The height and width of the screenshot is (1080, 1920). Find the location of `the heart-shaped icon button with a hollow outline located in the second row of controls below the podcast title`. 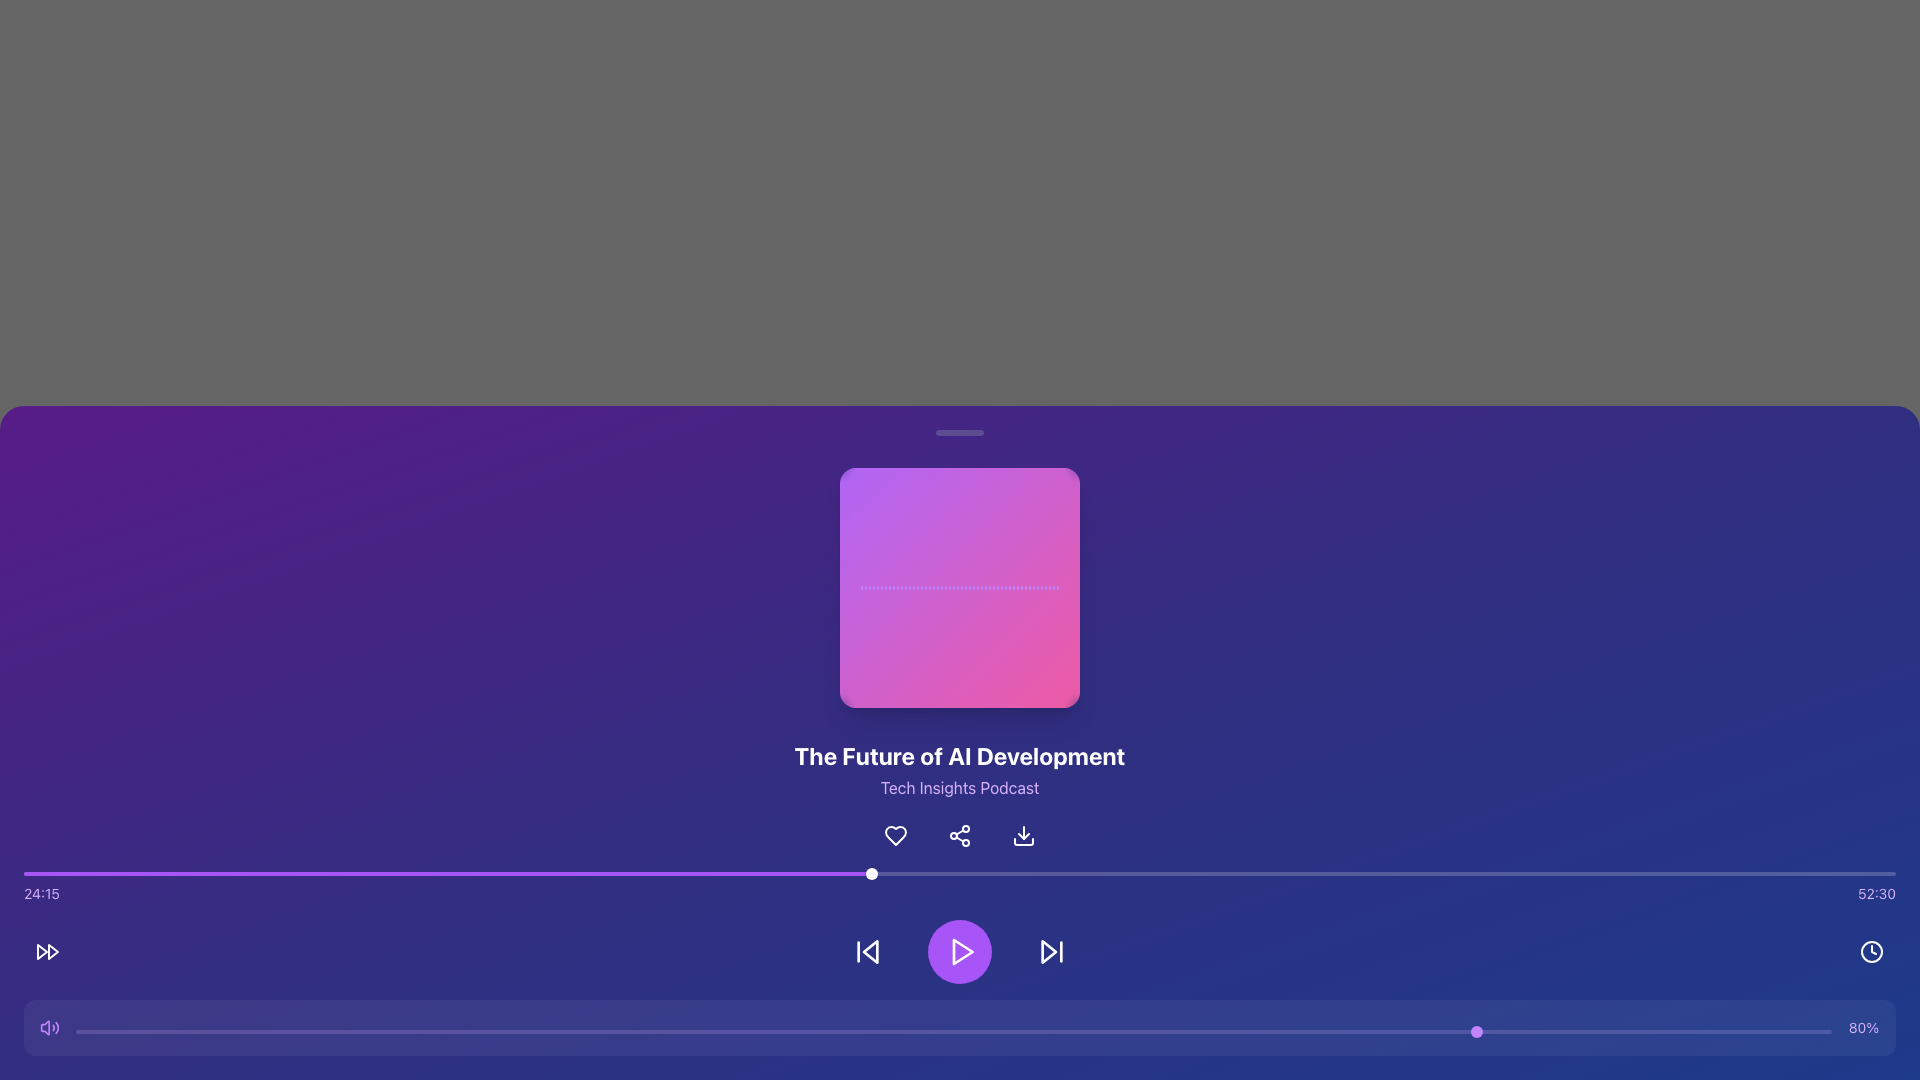

the heart-shaped icon button with a hollow outline located in the second row of controls below the podcast title is located at coordinates (895, 836).